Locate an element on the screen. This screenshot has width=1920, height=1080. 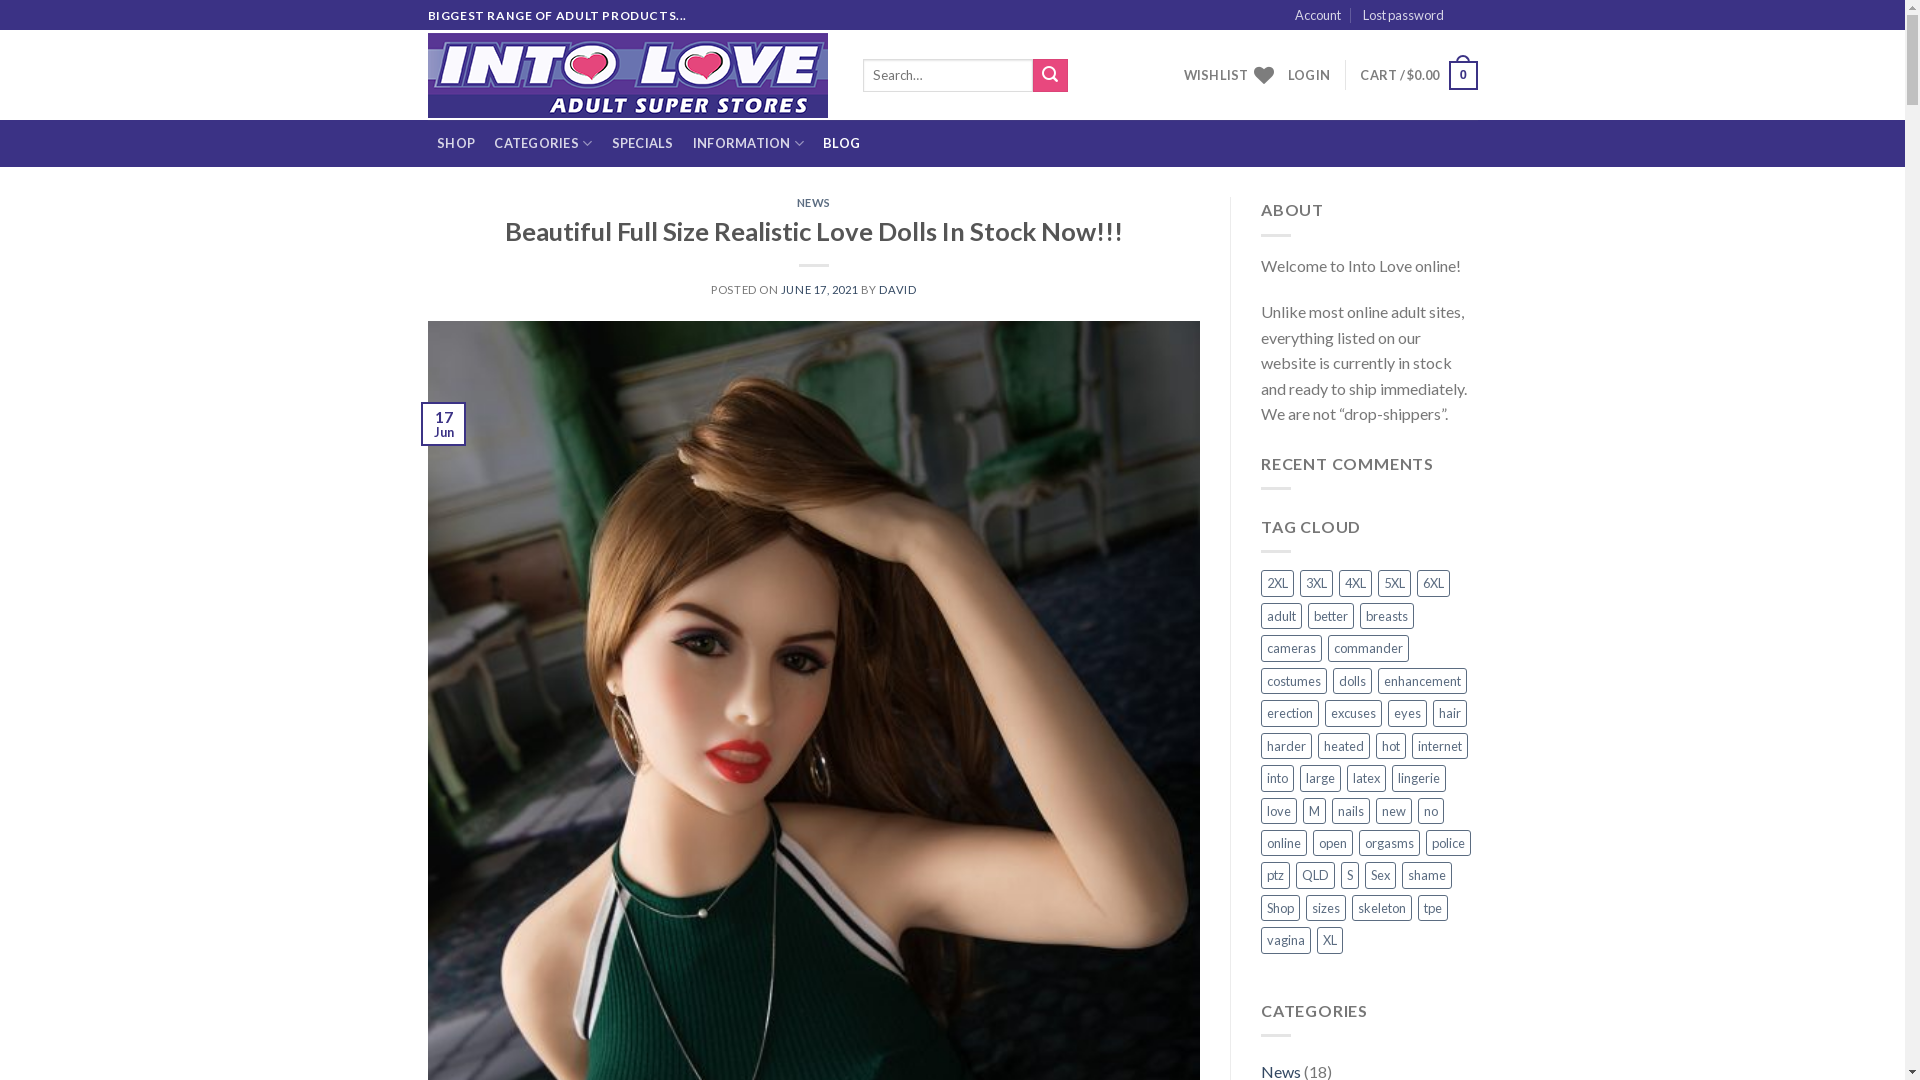
'QLD' is located at coordinates (1315, 874).